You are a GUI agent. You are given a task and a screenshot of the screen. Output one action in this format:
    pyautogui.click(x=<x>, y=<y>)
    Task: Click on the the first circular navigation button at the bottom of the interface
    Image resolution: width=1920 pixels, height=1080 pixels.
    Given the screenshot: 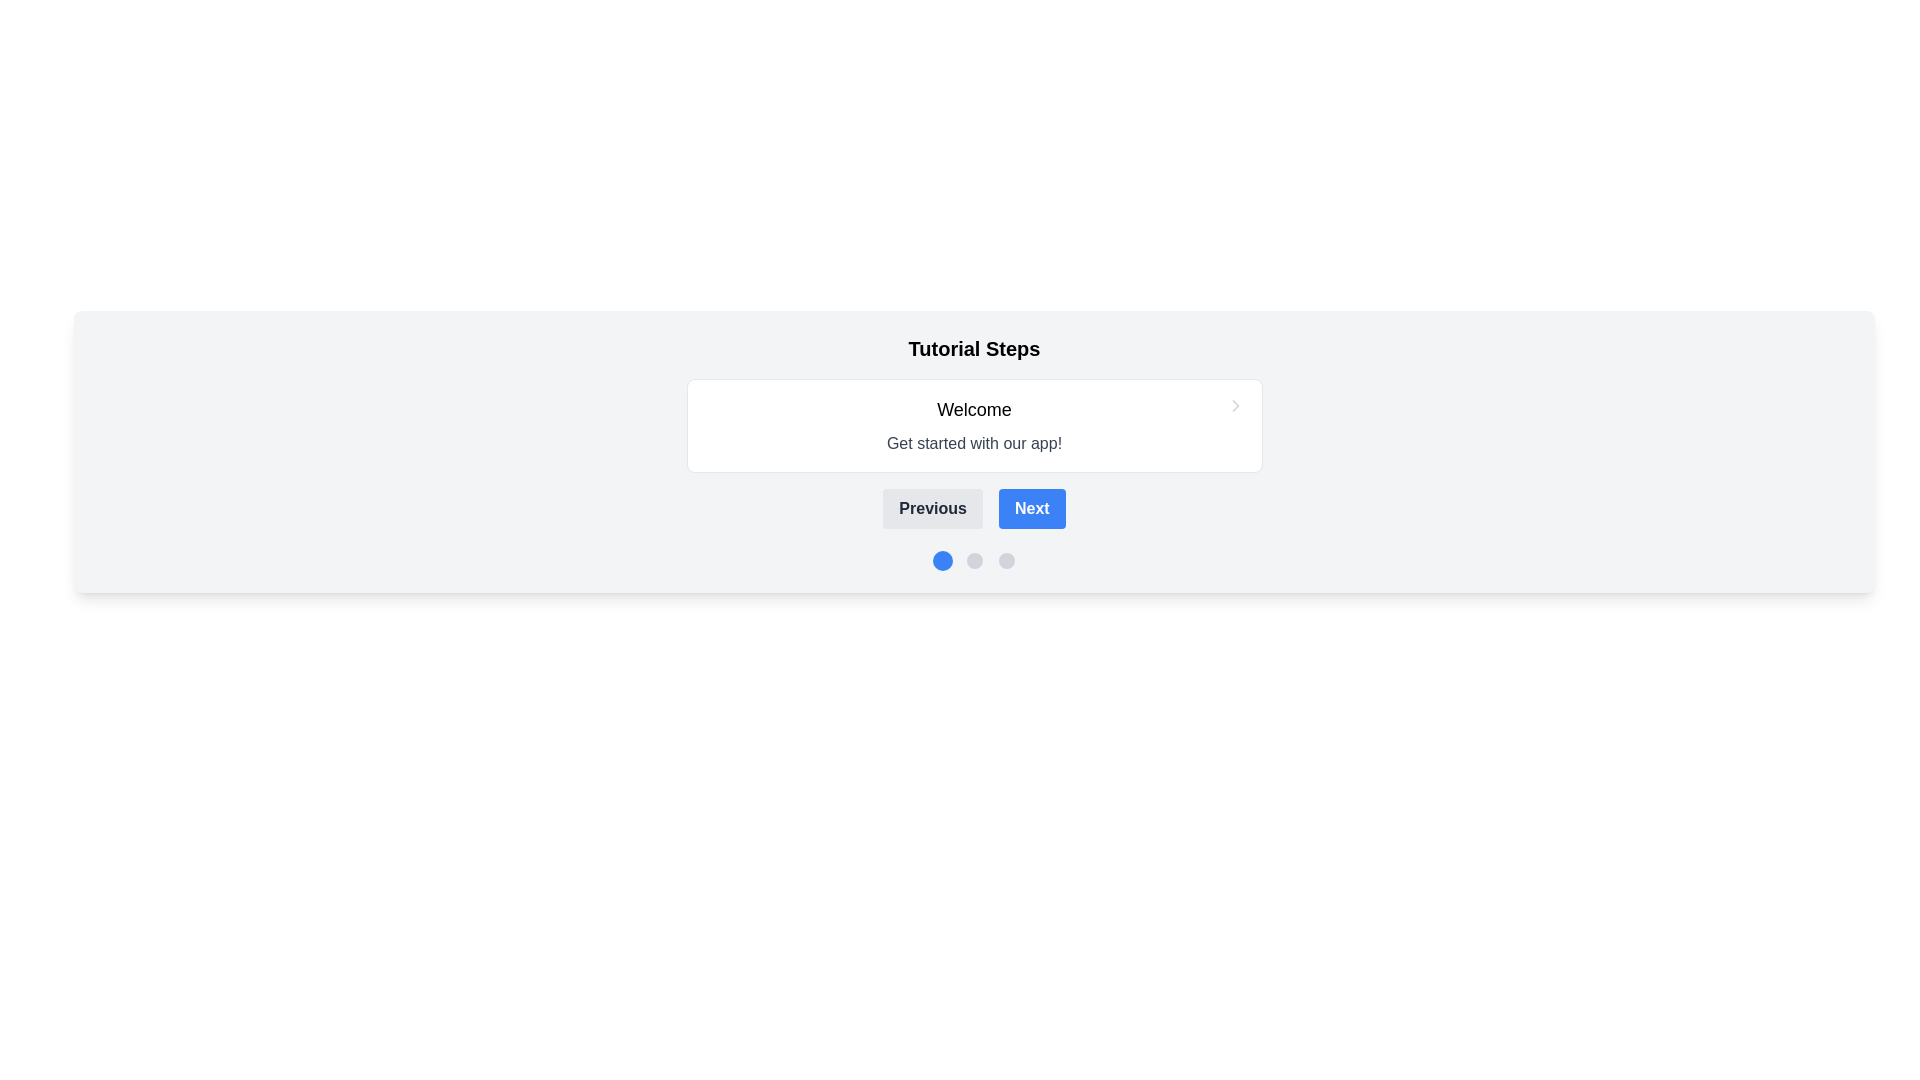 What is the action you would take?
    pyautogui.click(x=941, y=560)
    